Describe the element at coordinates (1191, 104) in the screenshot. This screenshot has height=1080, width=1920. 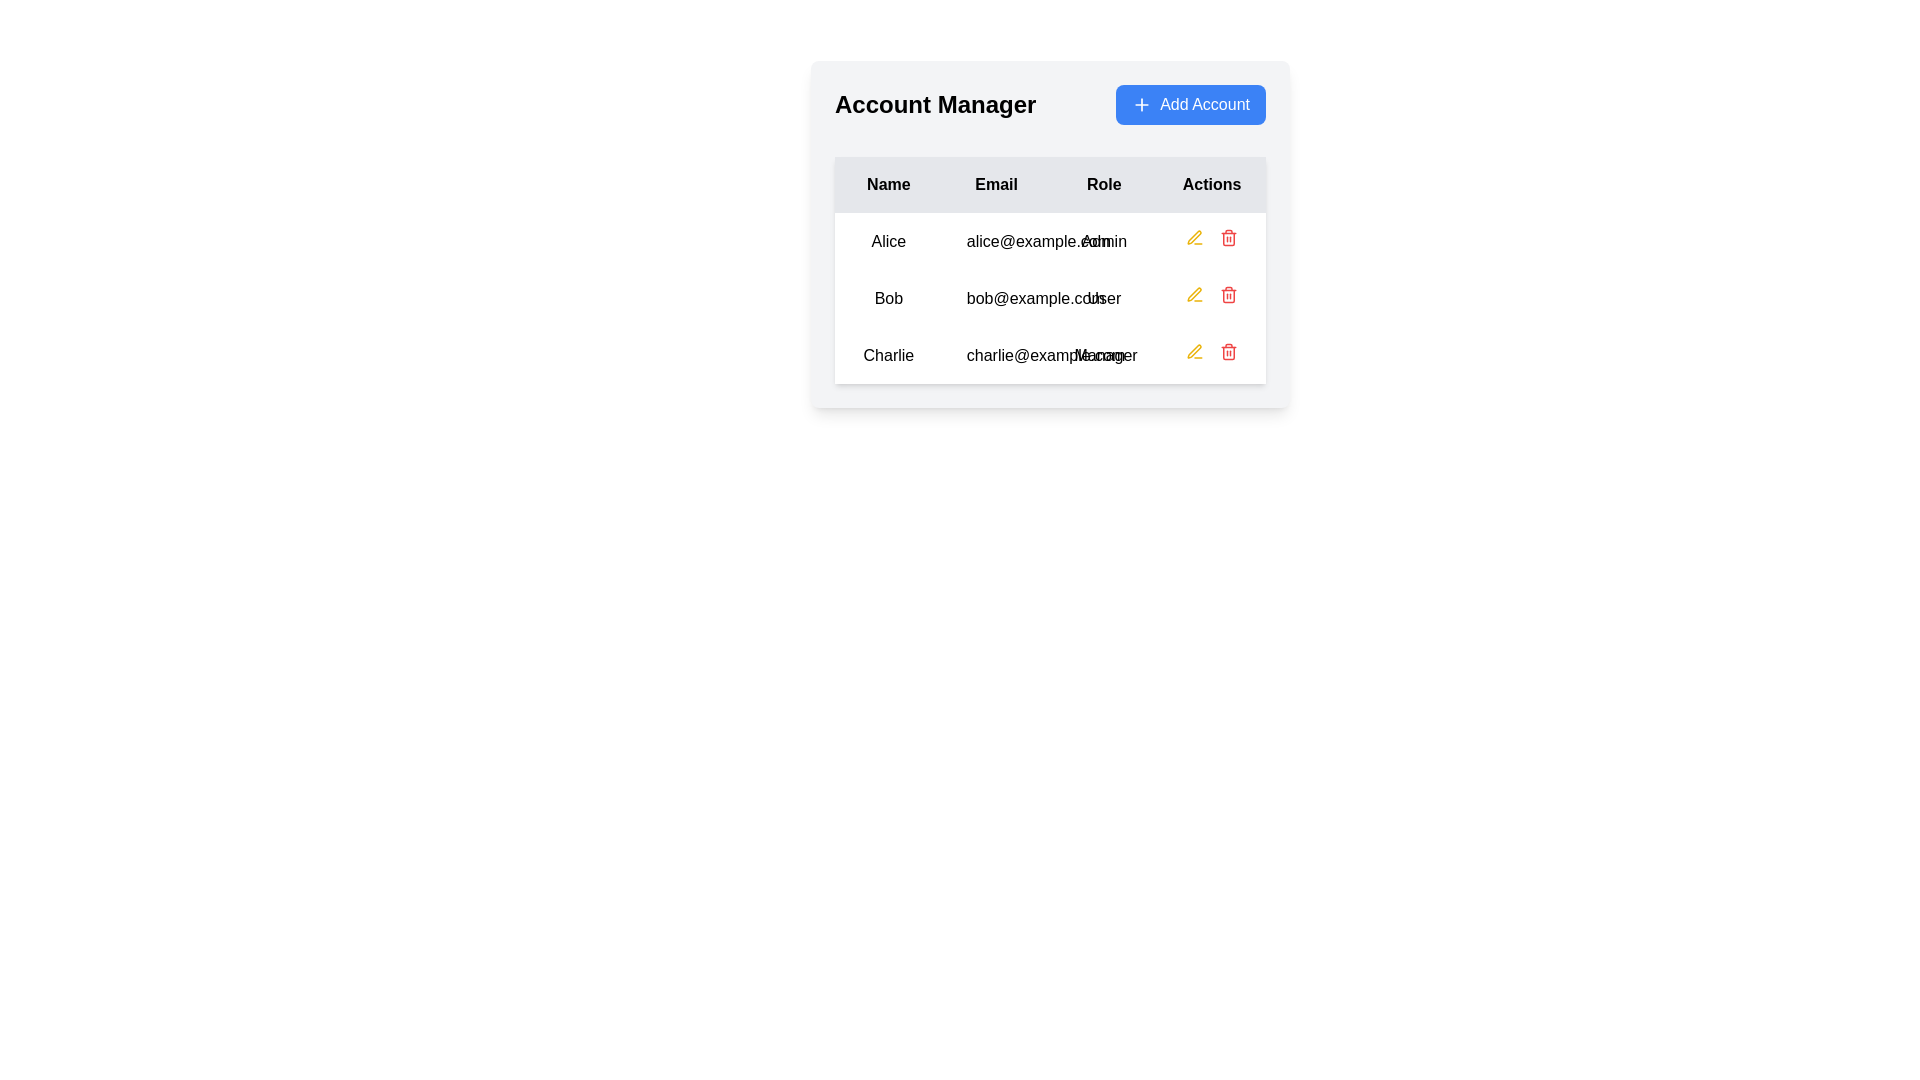
I see `the blue 'Add Account' button with rounded corners and a plus icon, located at the top-right corner next to 'Account Manager'` at that location.